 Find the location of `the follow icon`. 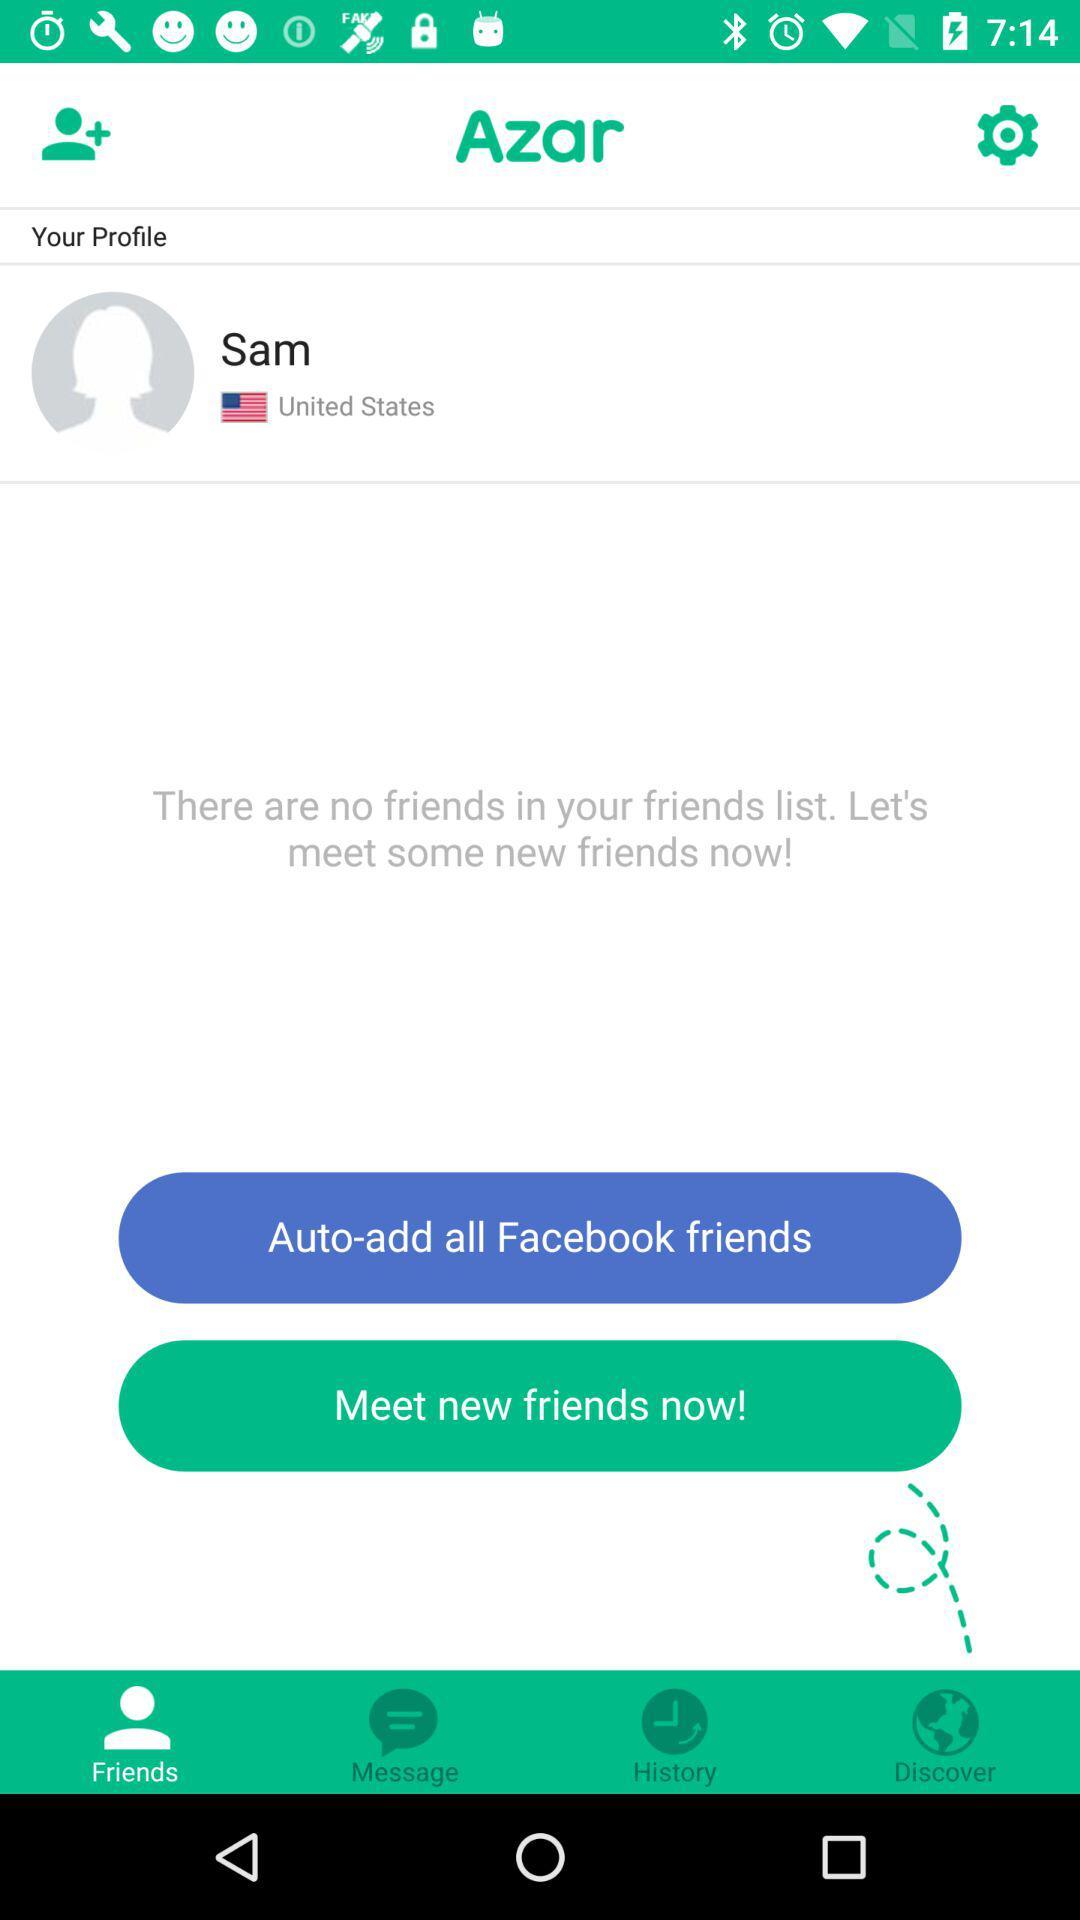

the follow icon is located at coordinates (72, 135).